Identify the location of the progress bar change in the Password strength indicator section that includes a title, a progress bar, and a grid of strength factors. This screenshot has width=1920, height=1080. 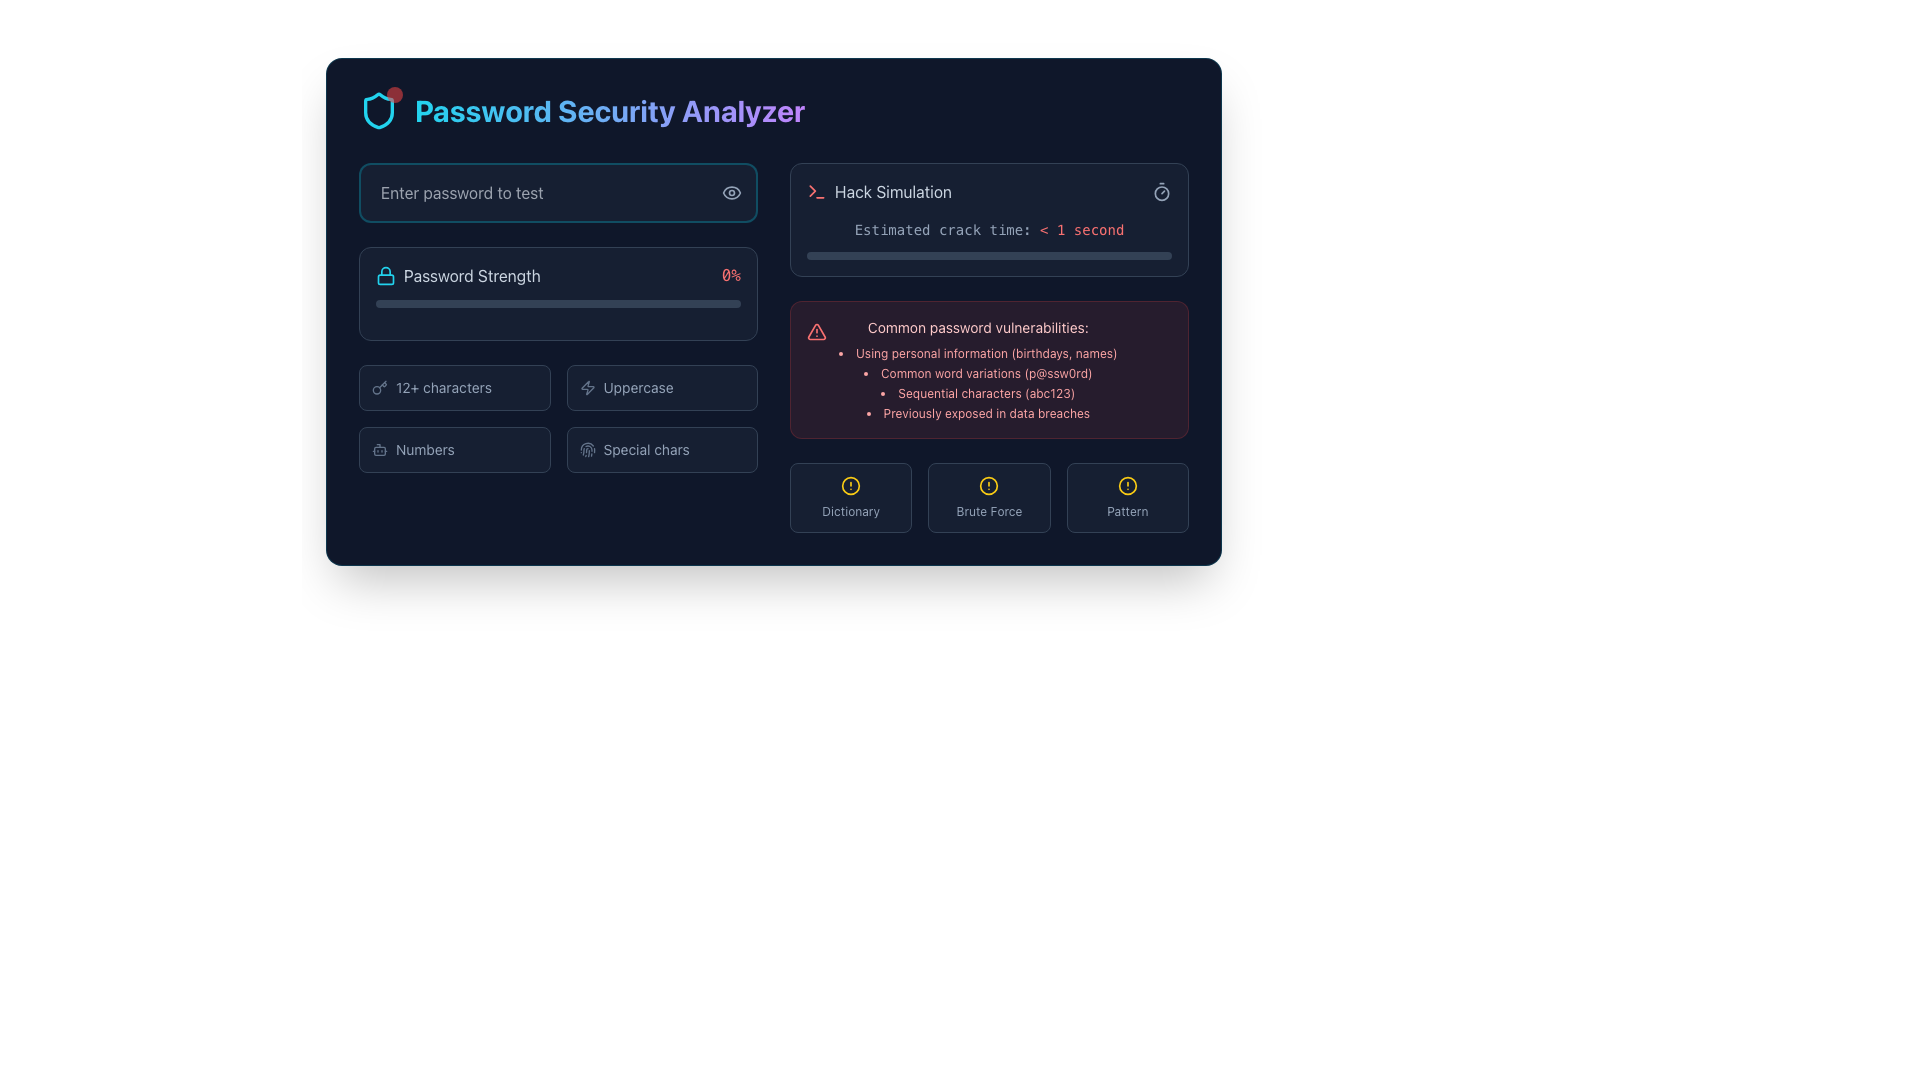
(558, 346).